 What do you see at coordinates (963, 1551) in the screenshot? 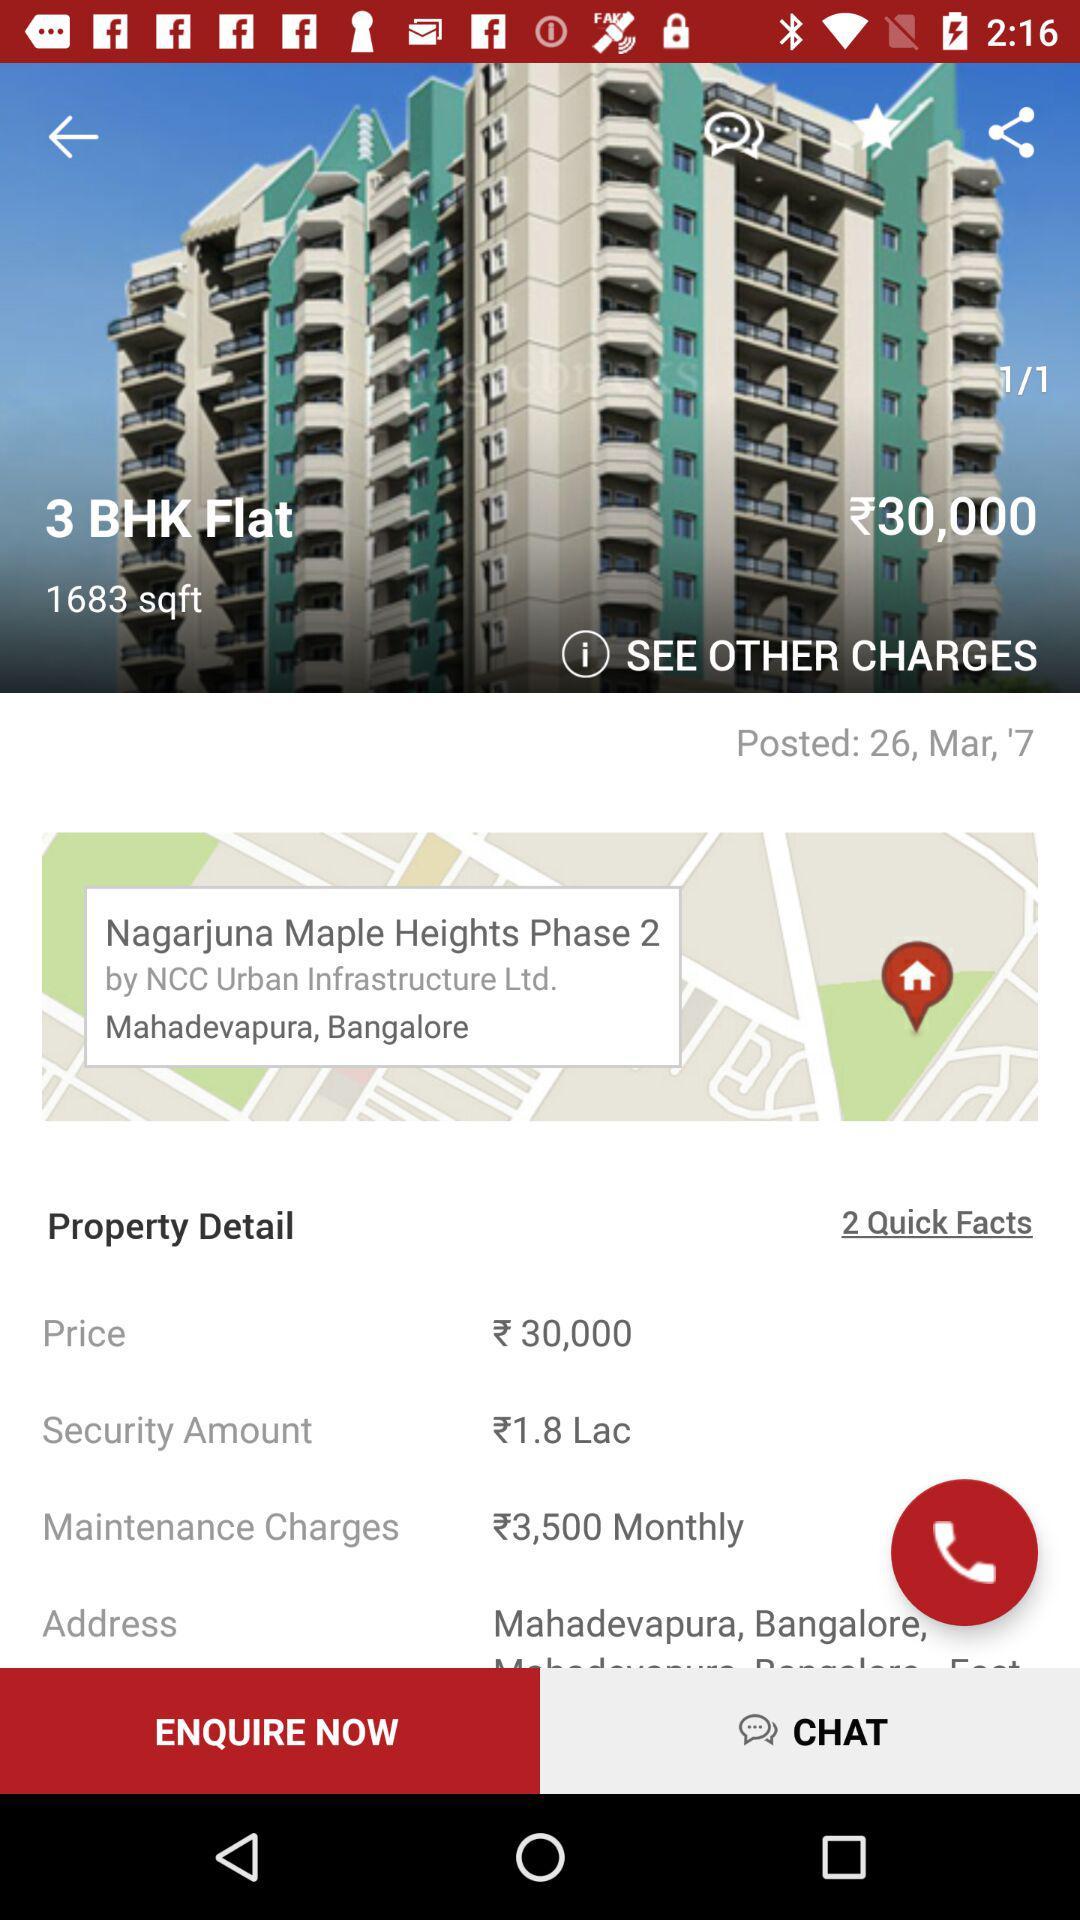
I see `the call icon` at bounding box center [963, 1551].